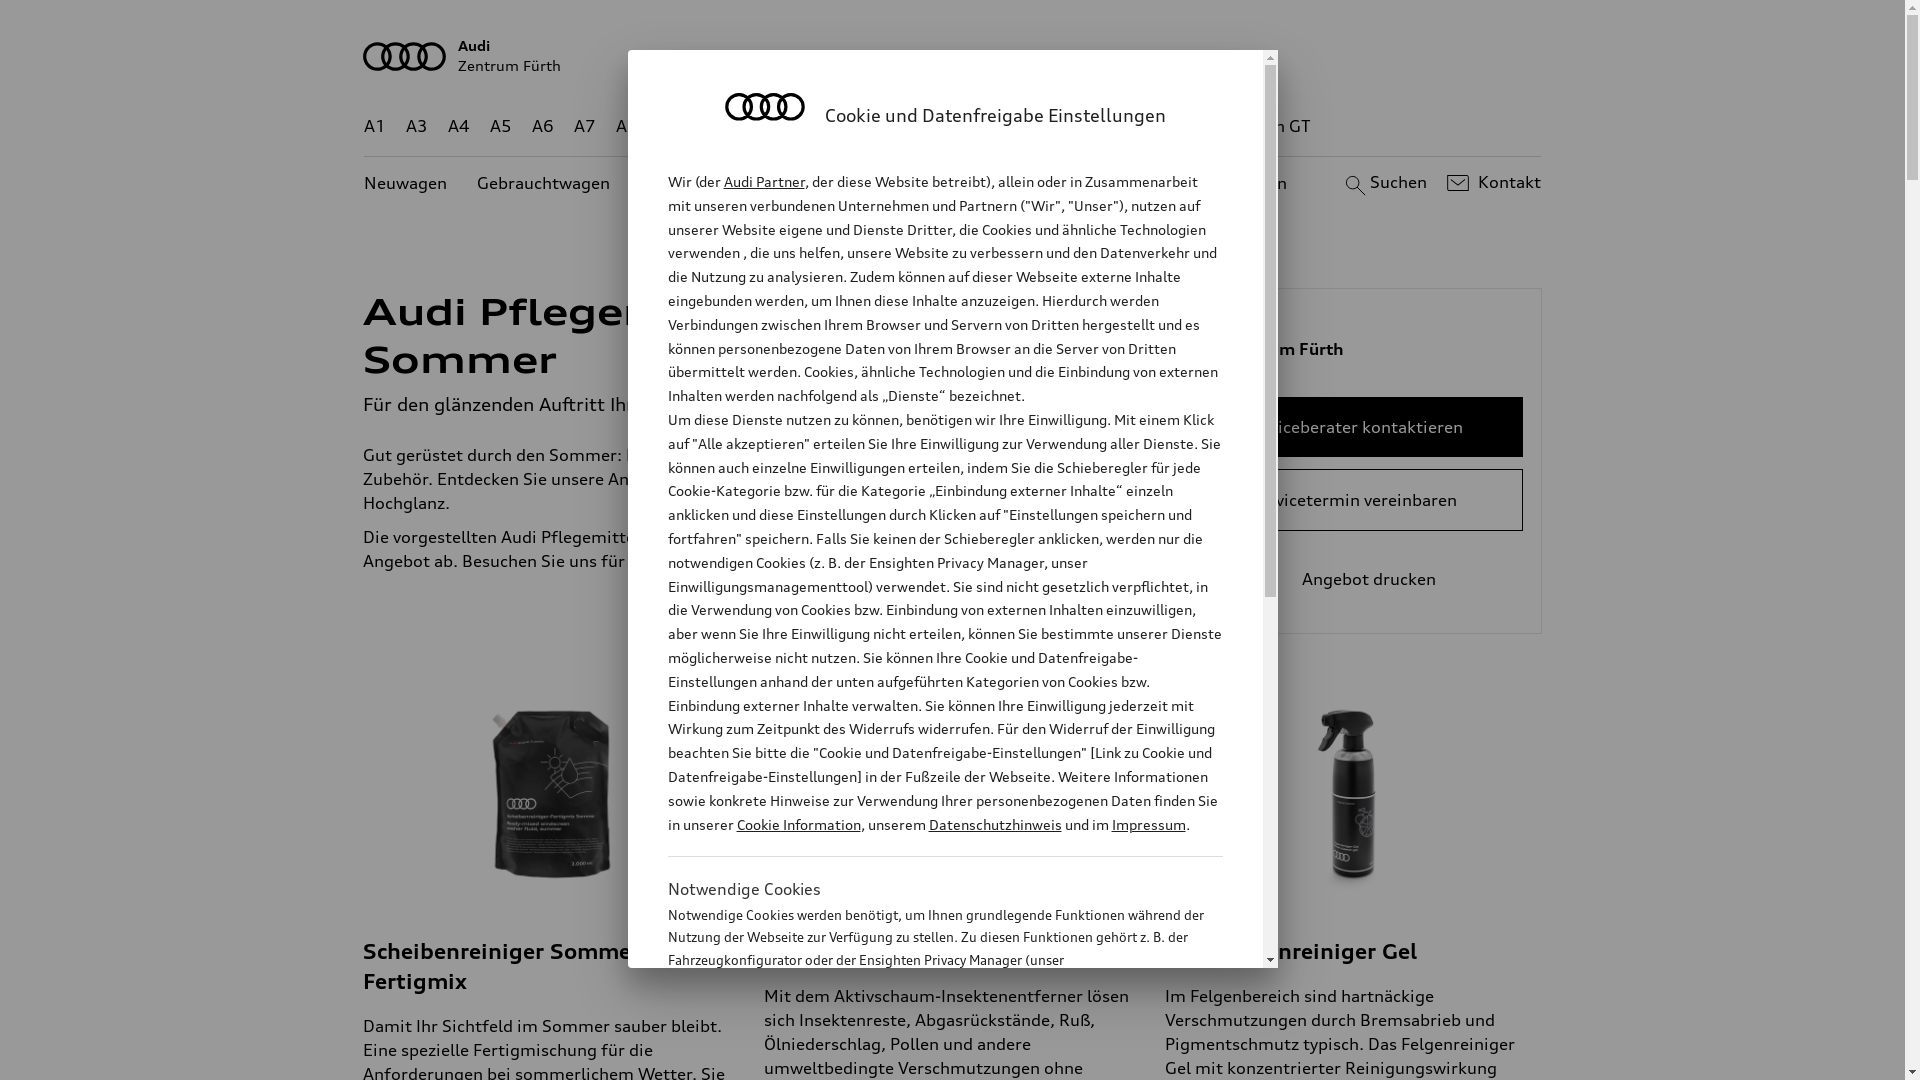  What do you see at coordinates (723, 181) in the screenshot?
I see `'Audi Partner'` at bounding box center [723, 181].